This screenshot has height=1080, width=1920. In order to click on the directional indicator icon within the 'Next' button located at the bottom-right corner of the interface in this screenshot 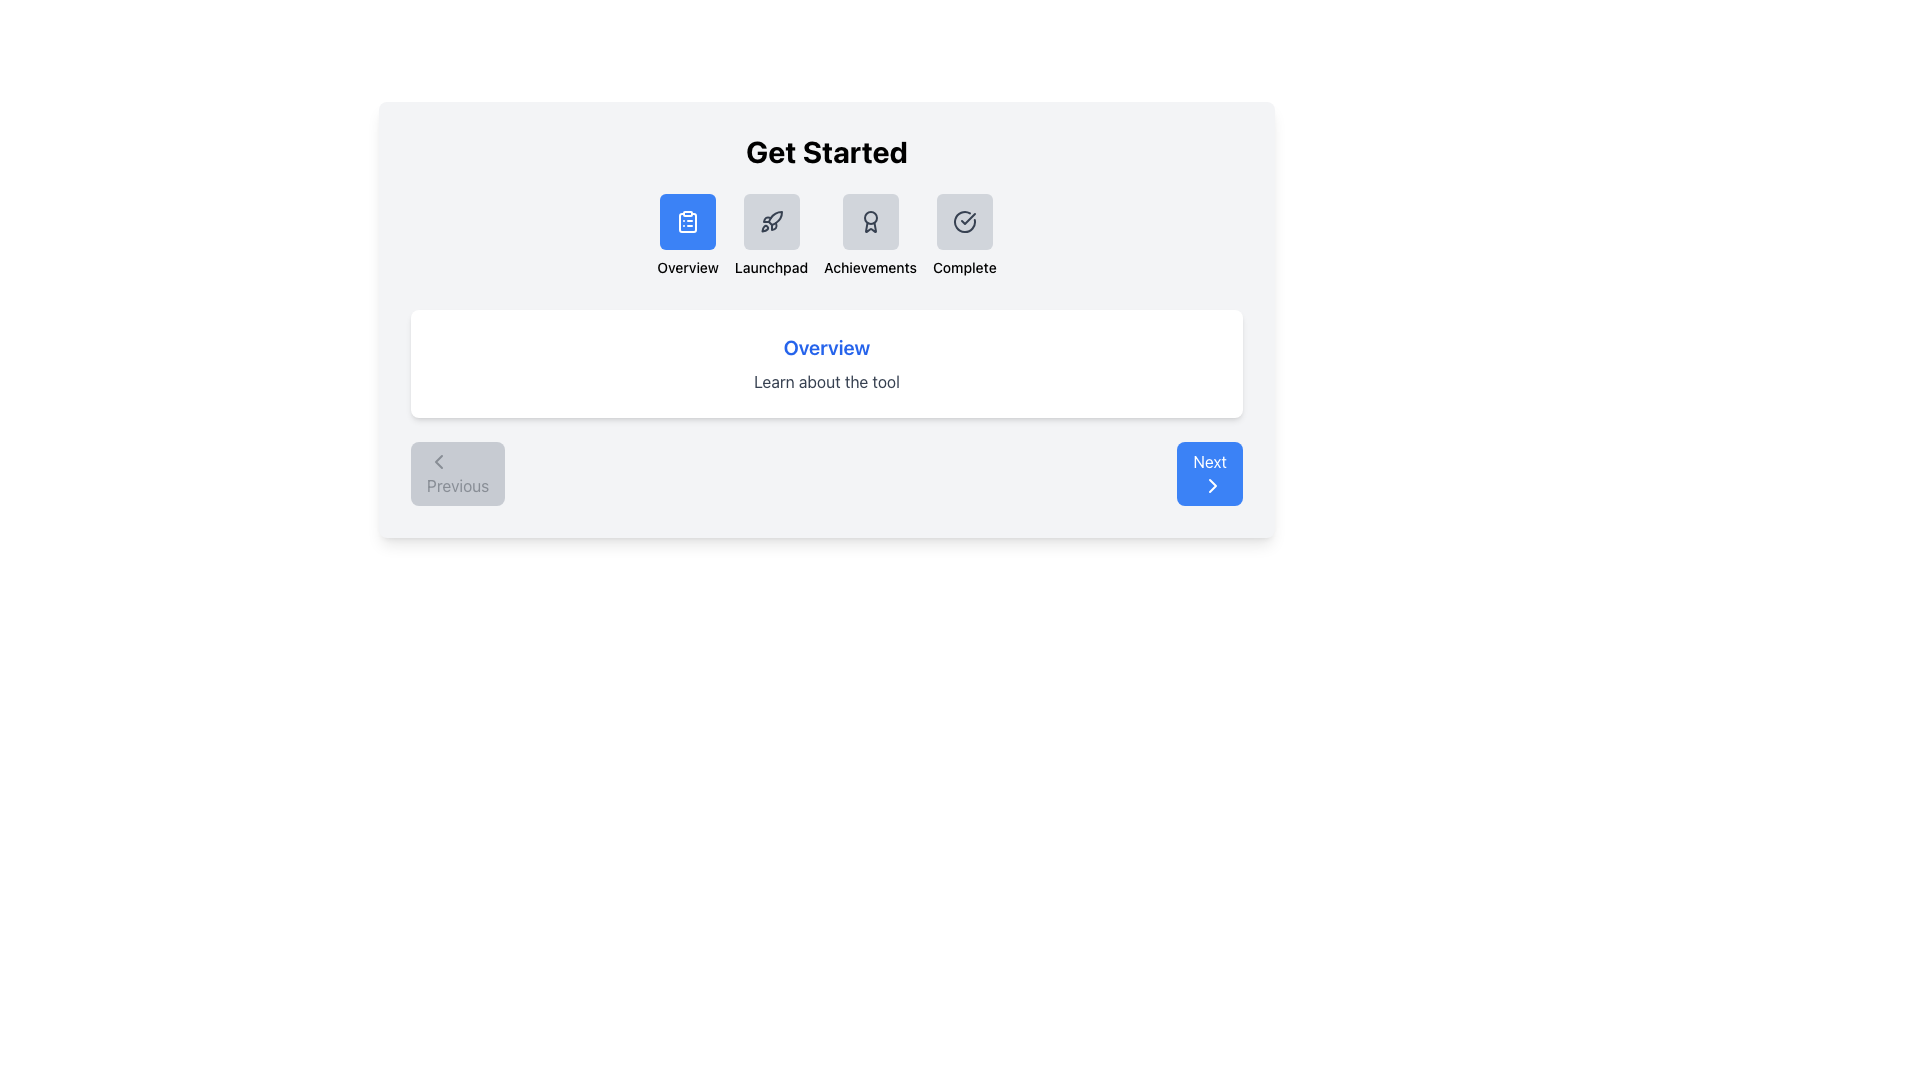, I will do `click(1212, 486)`.